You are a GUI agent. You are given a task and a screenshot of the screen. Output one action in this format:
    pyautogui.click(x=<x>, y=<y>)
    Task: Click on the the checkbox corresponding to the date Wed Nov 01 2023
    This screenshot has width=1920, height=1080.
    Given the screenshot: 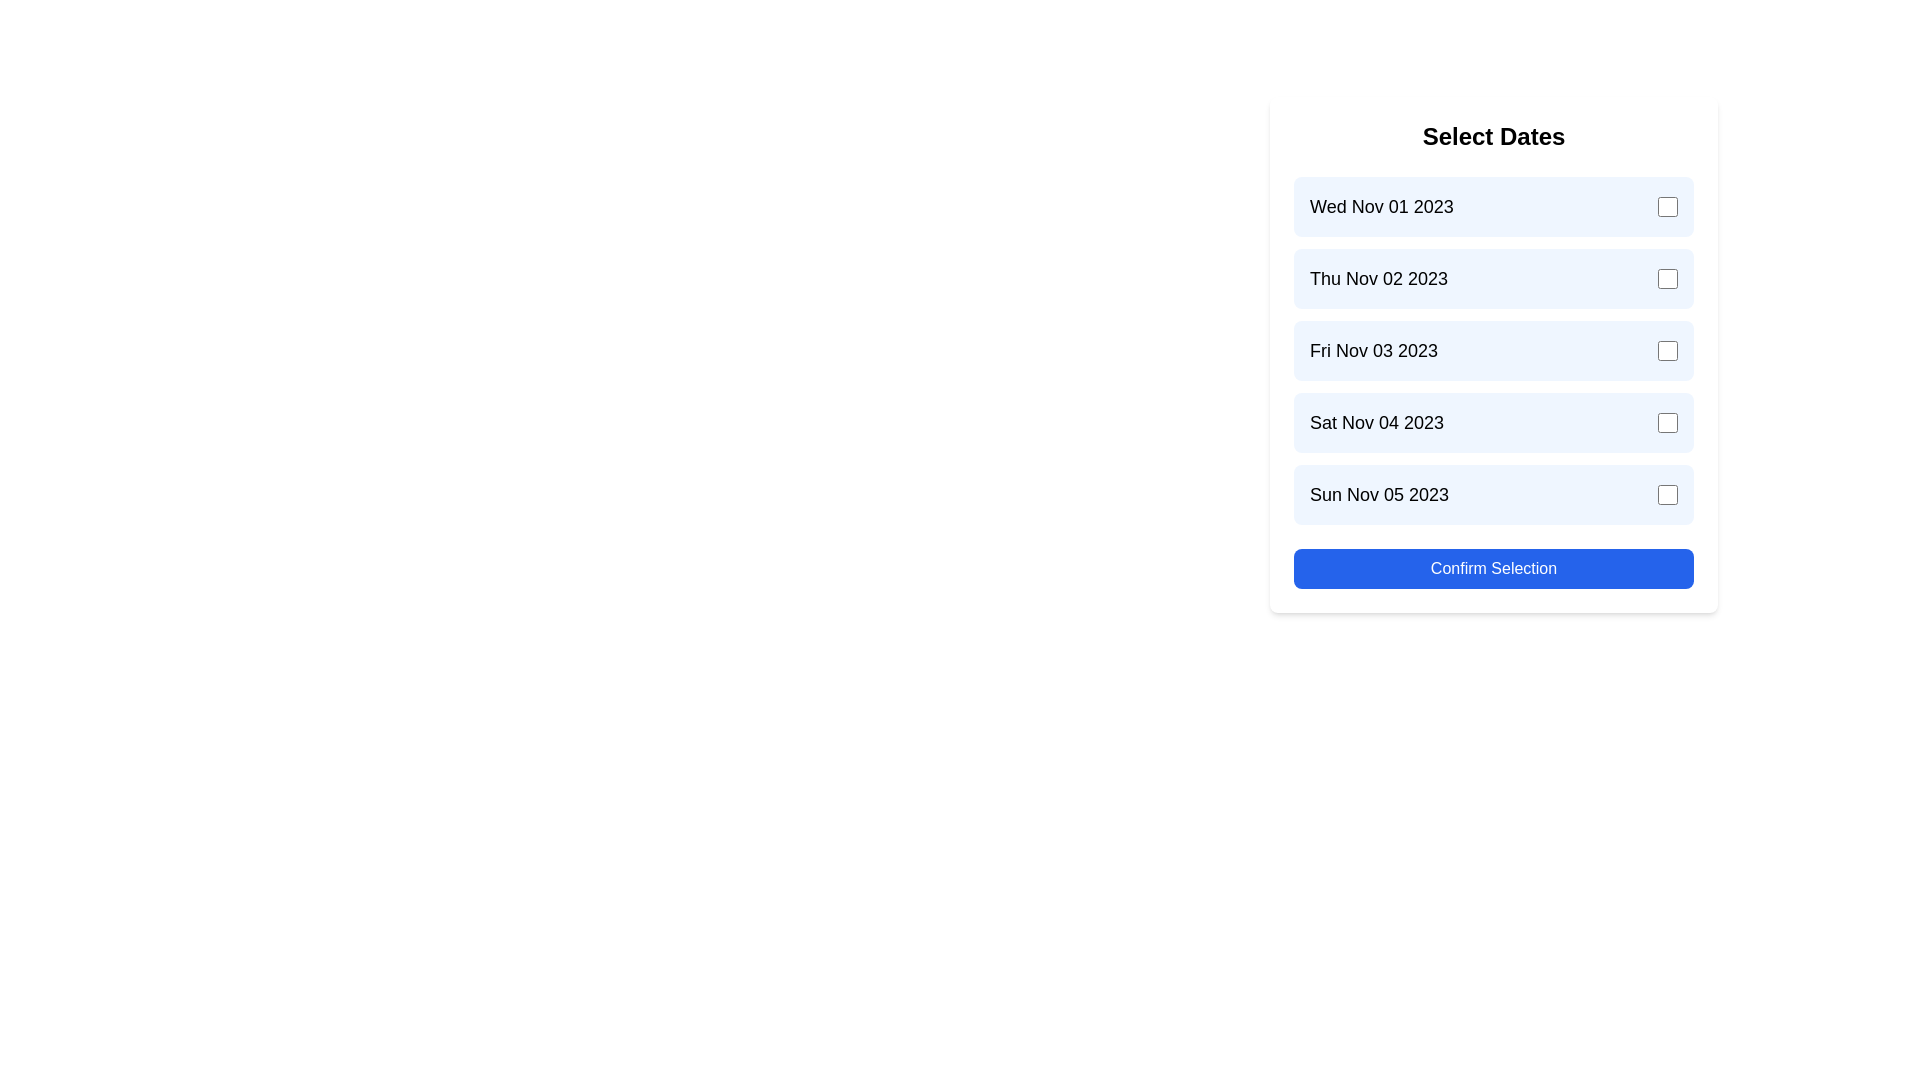 What is the action you would take?
    pyautogui.click(x=1668, y=207)
    